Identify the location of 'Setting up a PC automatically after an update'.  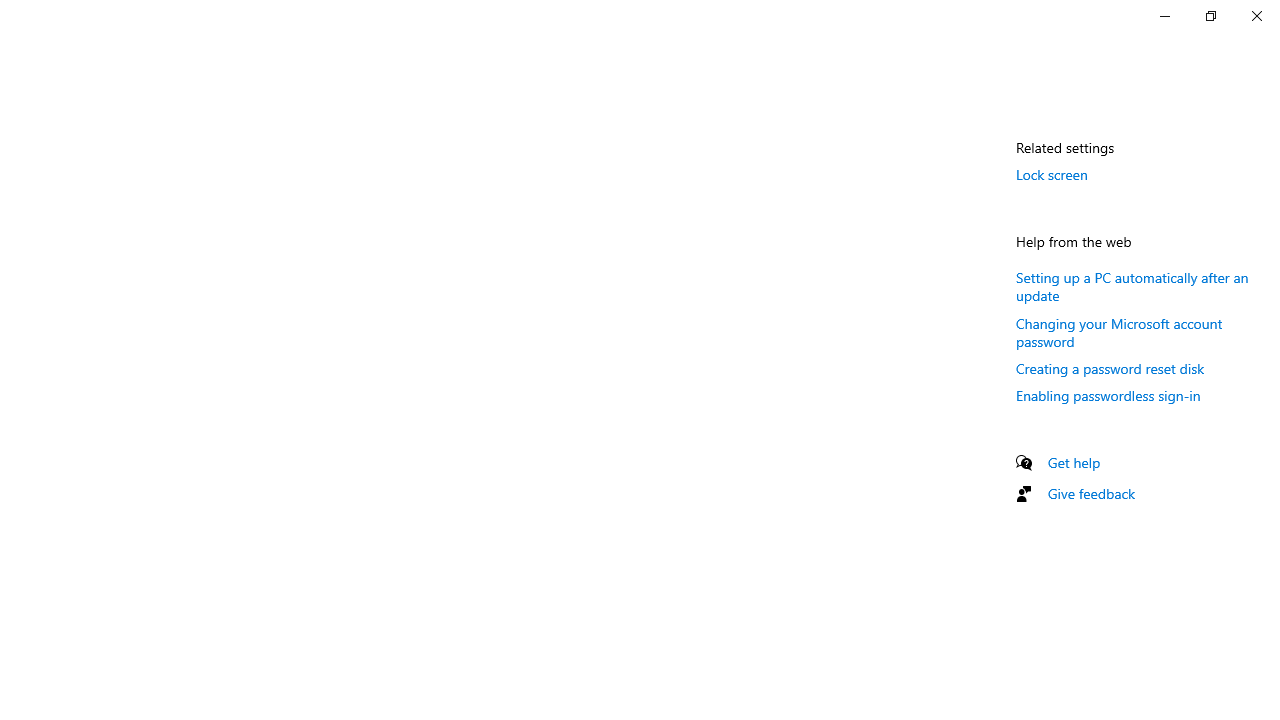
(1132, 286).